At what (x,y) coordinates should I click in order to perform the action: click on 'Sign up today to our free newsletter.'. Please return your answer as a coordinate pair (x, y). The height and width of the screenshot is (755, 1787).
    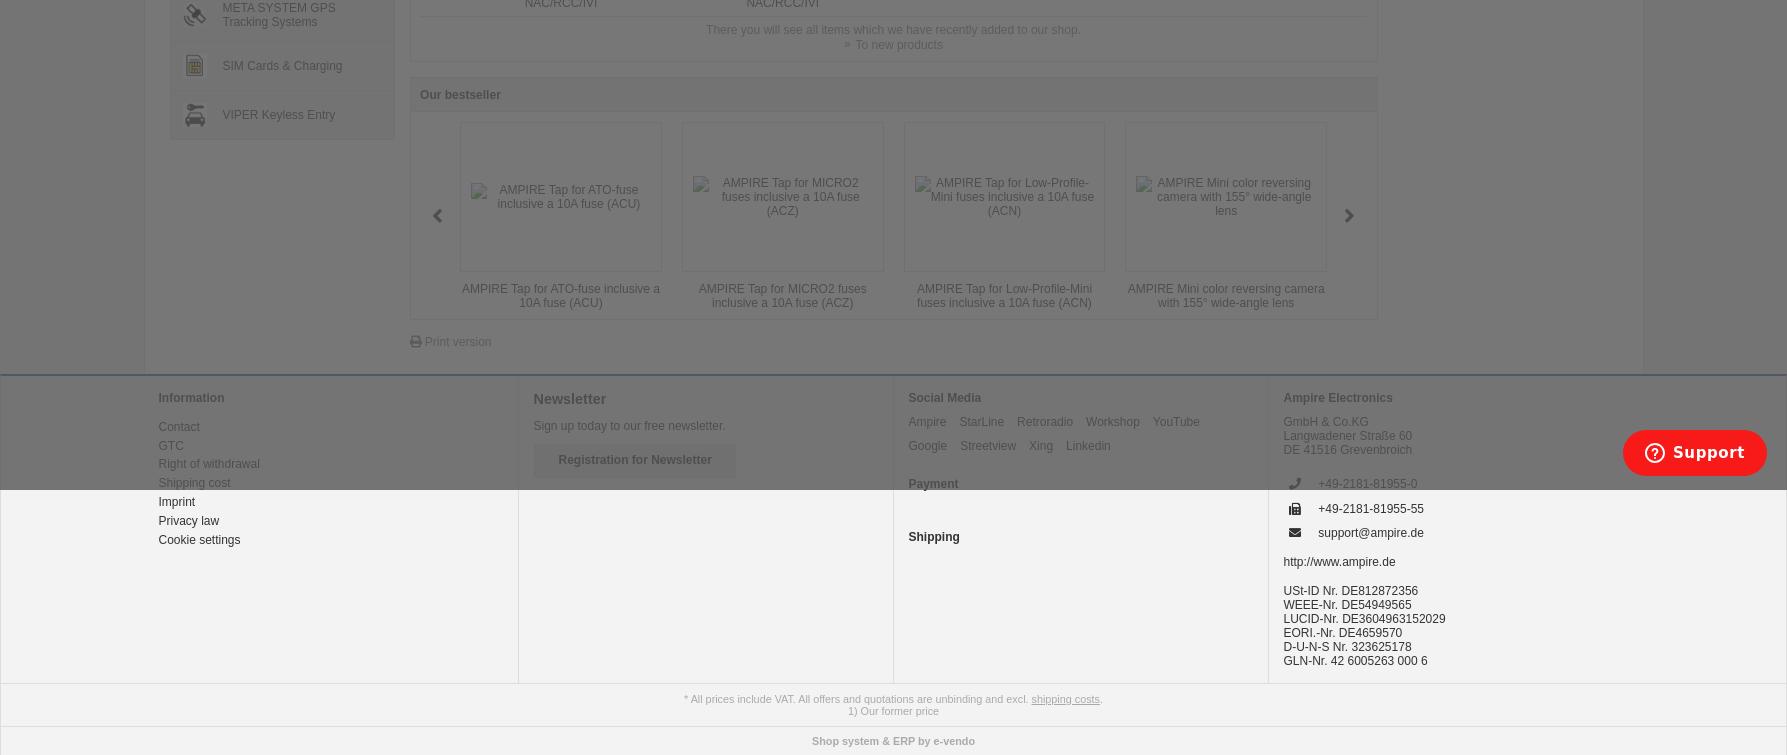
    Looking at the image, I should click on (628, 423).